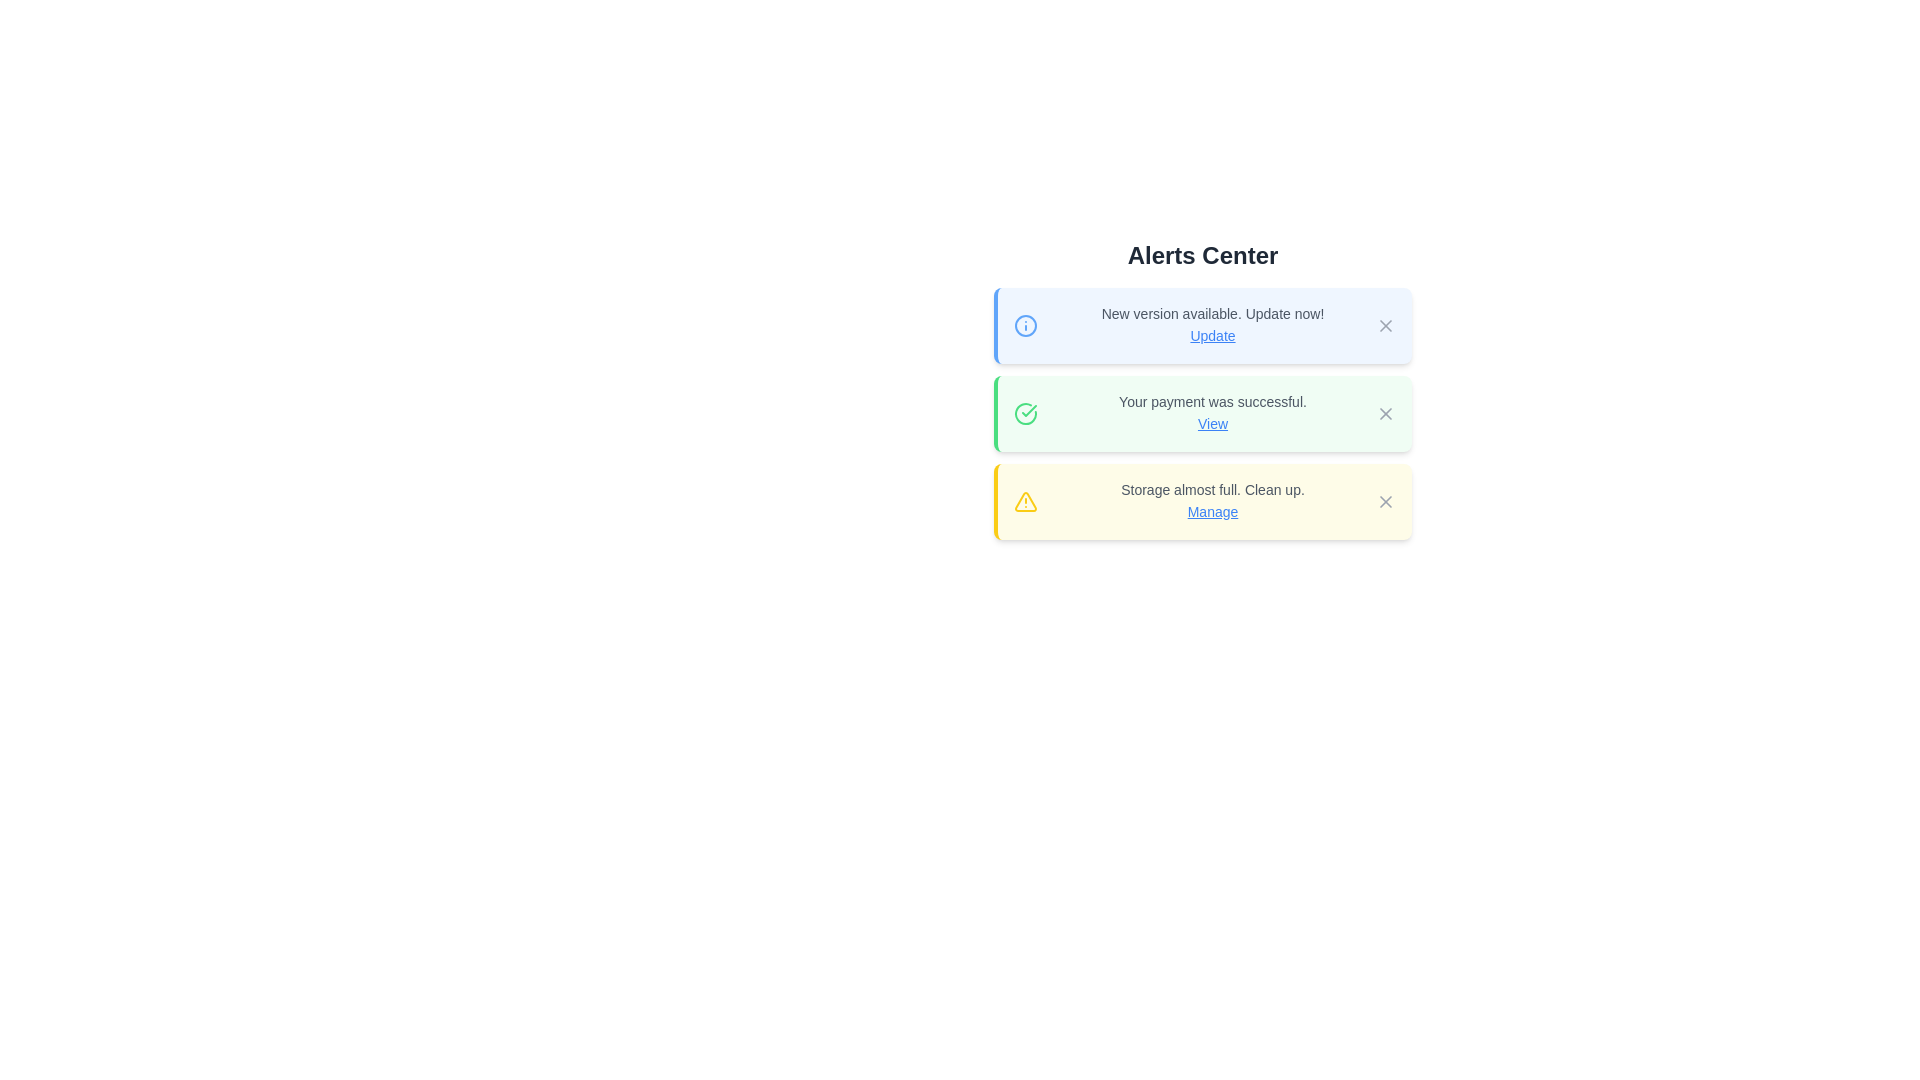 The height and width of the screenshot is (1080, 1920). What do you see at coordinates (1385, 325) in the screenshot?
I see `the dismissal button located at the top-right corner of the first notification card` at bounding box center [1385, 325].